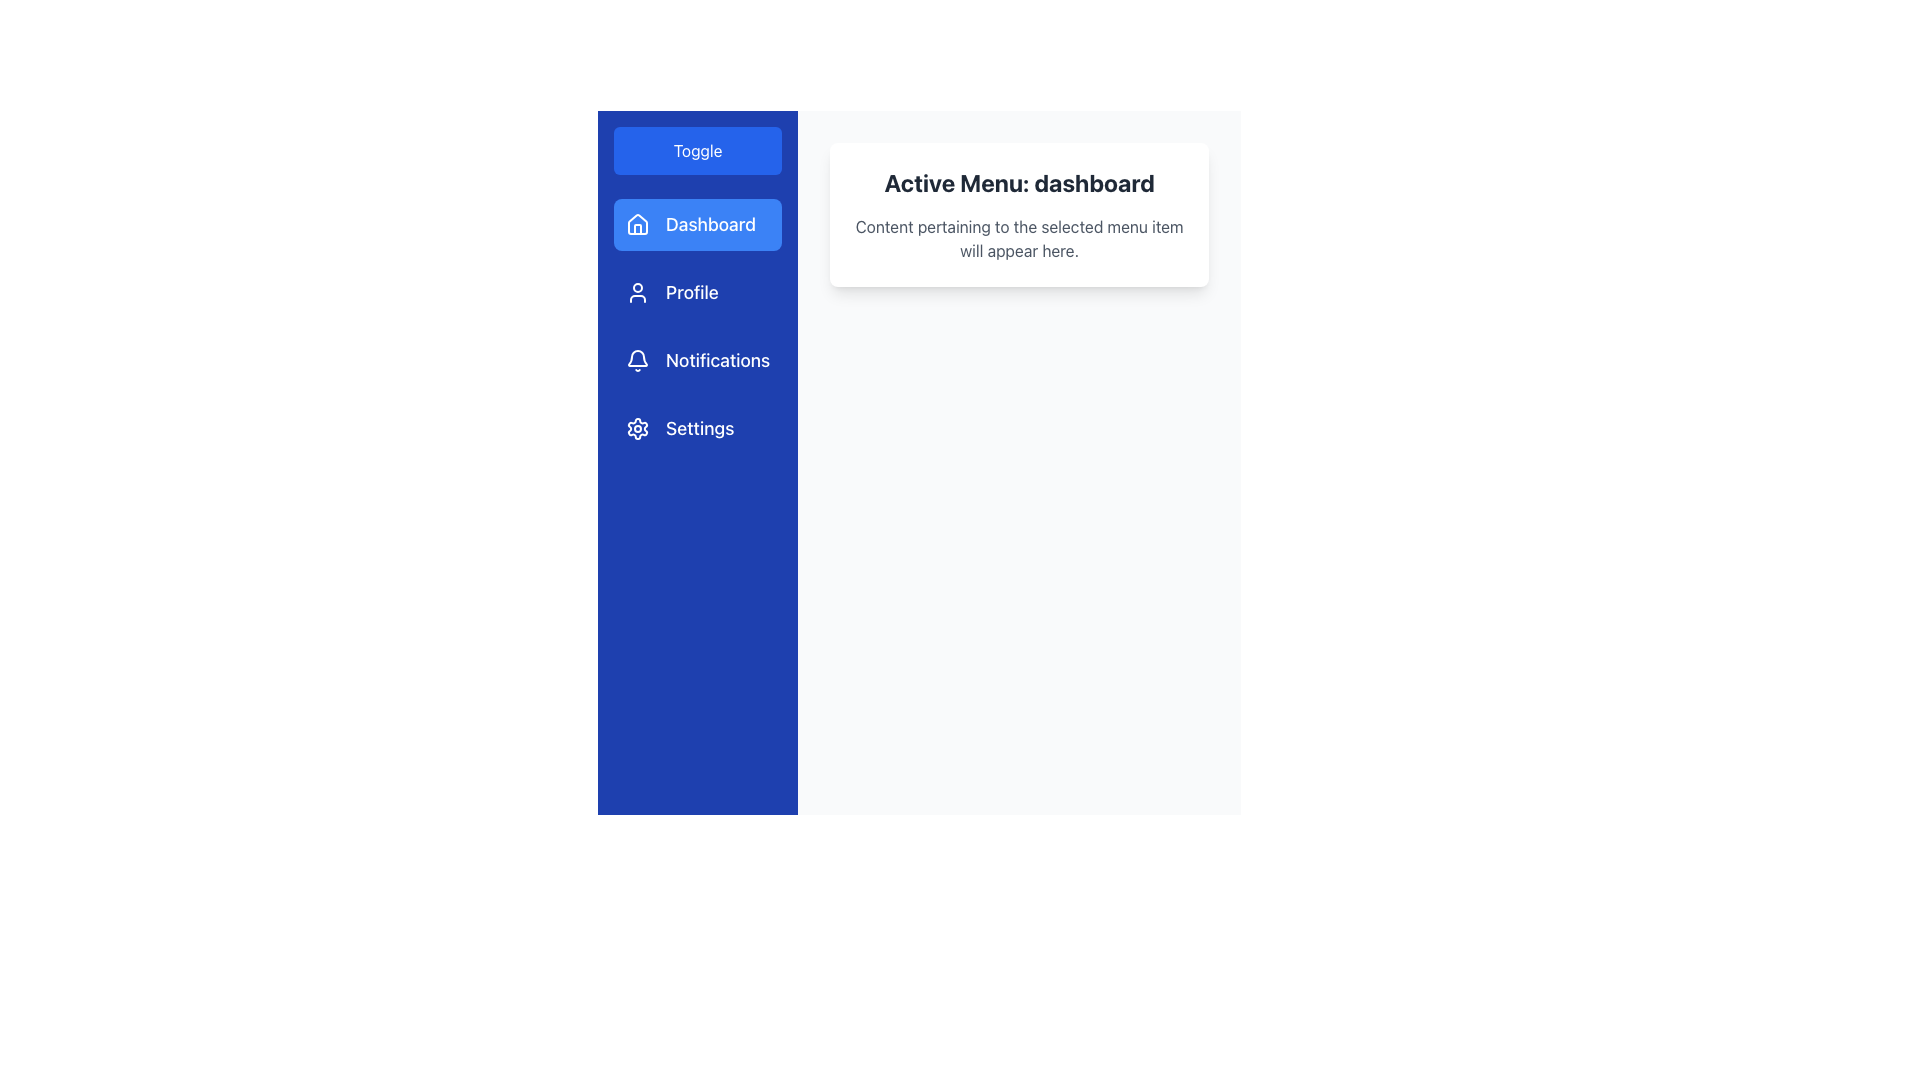 This screenshot has height=1080, width=1920. Describe the element at coordinates (637, 427) in the screenshot. I see `the gear icon representing settings functionality, which is styled with a blue background and white lines, located to the left of the 'Settings' label in the vertical navigation menu` at that location.